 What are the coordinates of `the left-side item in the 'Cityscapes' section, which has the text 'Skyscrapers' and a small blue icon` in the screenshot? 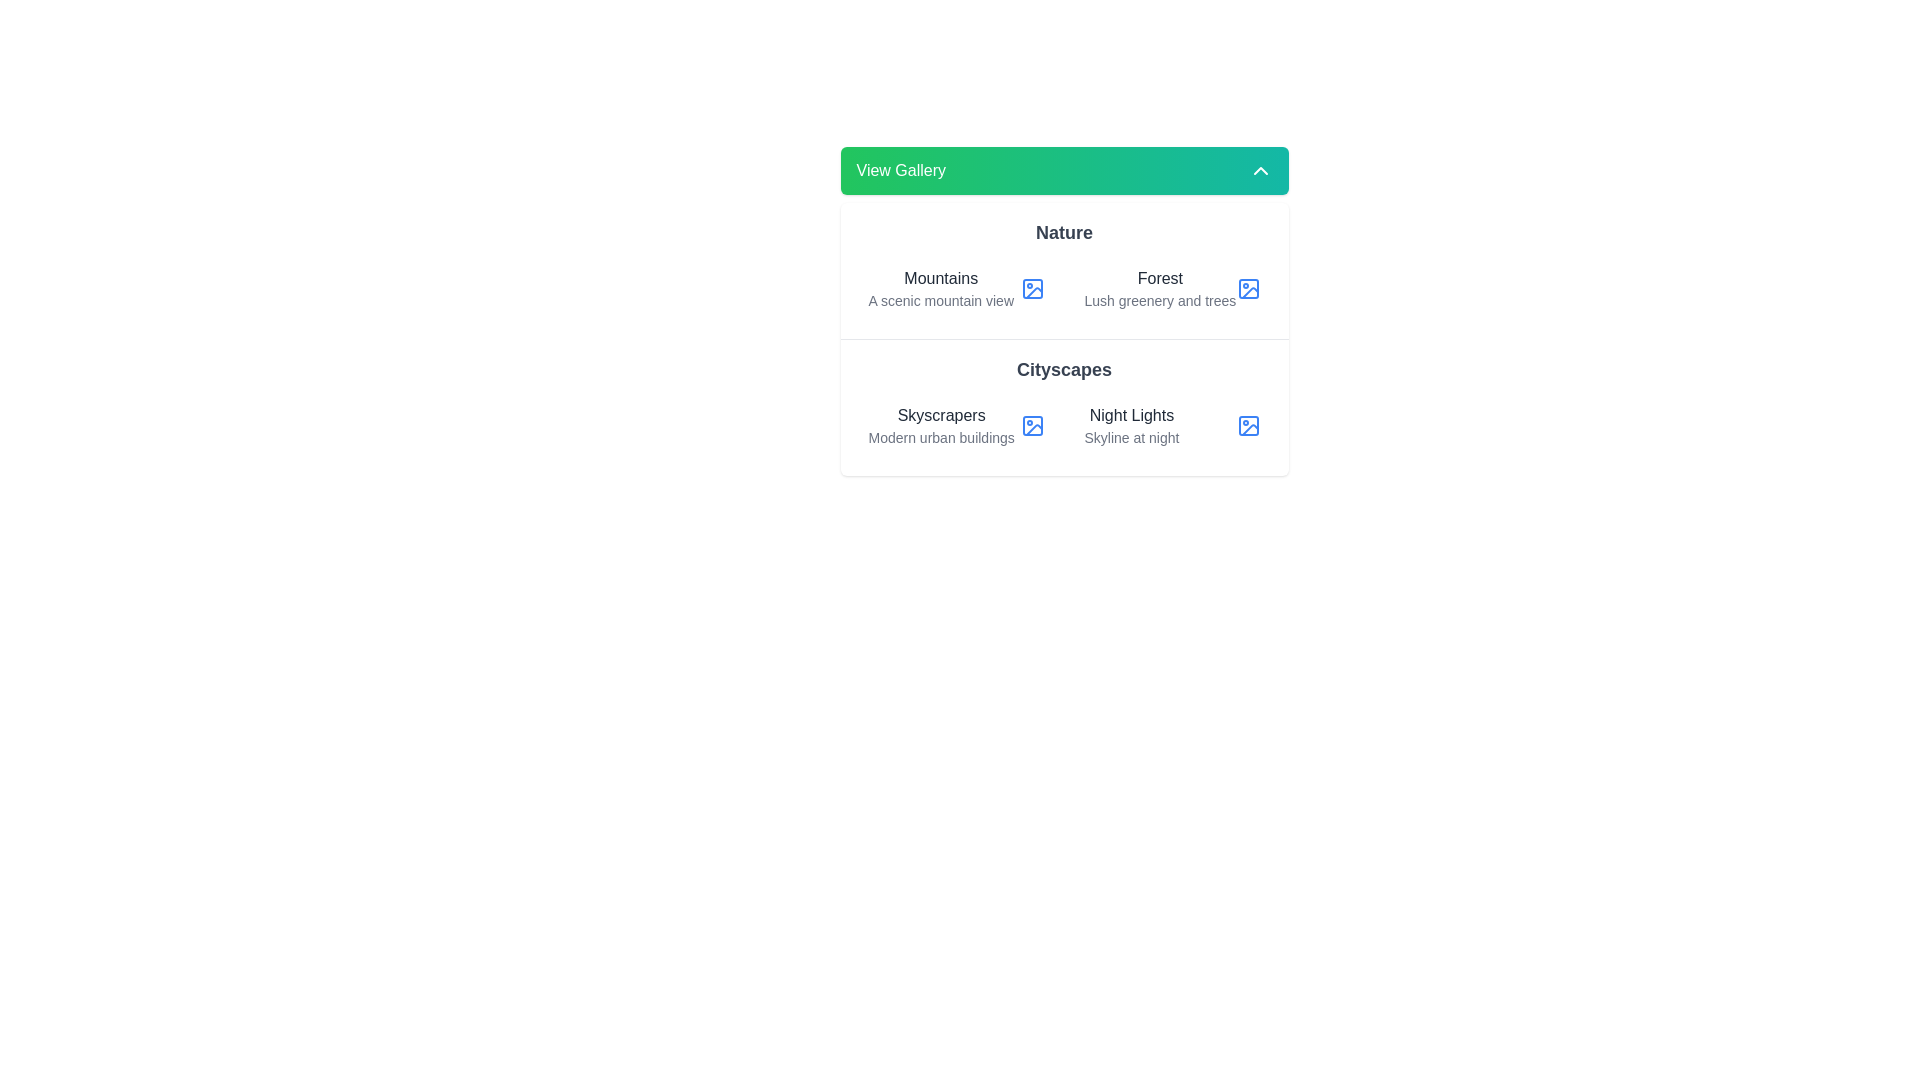 It's located at (955, 424).